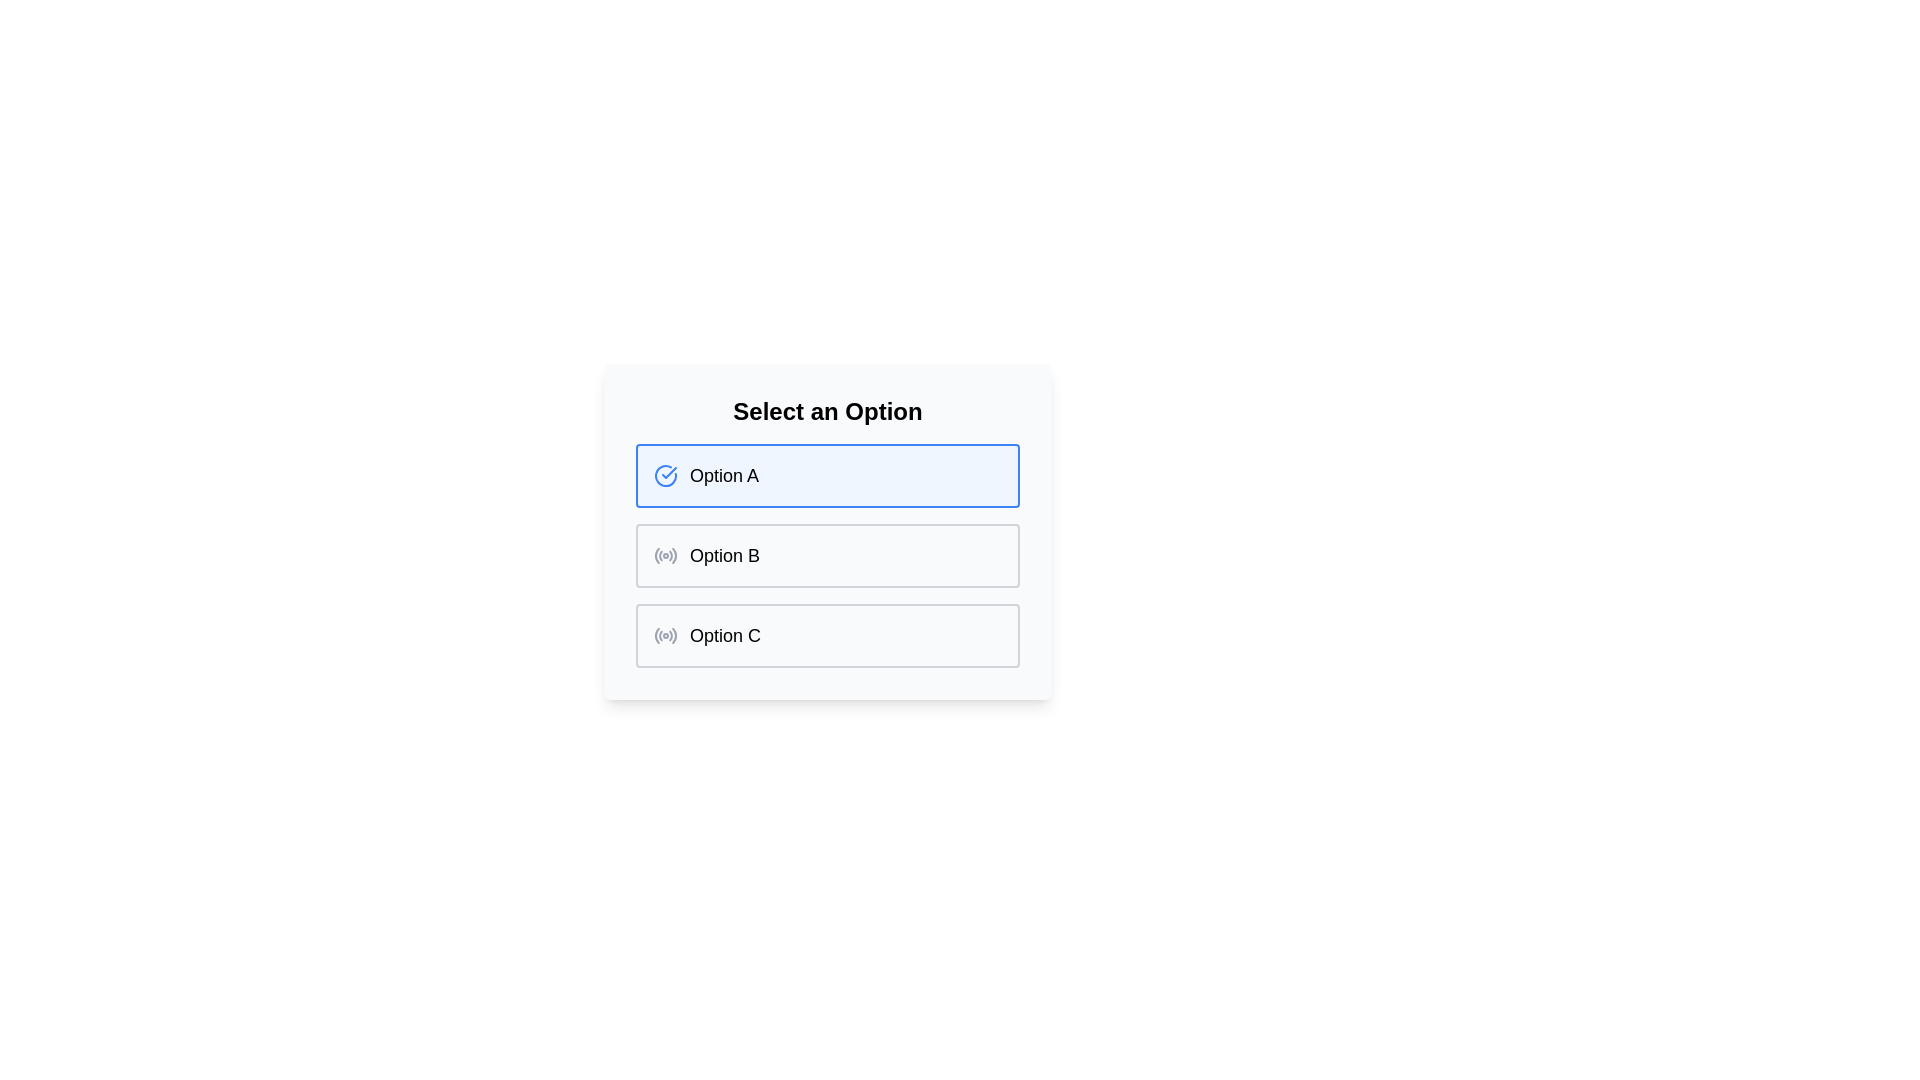  I want to click on label 'Option A' which is a textual label styled with a larger font size and medium weight, located in the first selectable box within the blue-highlighted area, so click(723, 475).